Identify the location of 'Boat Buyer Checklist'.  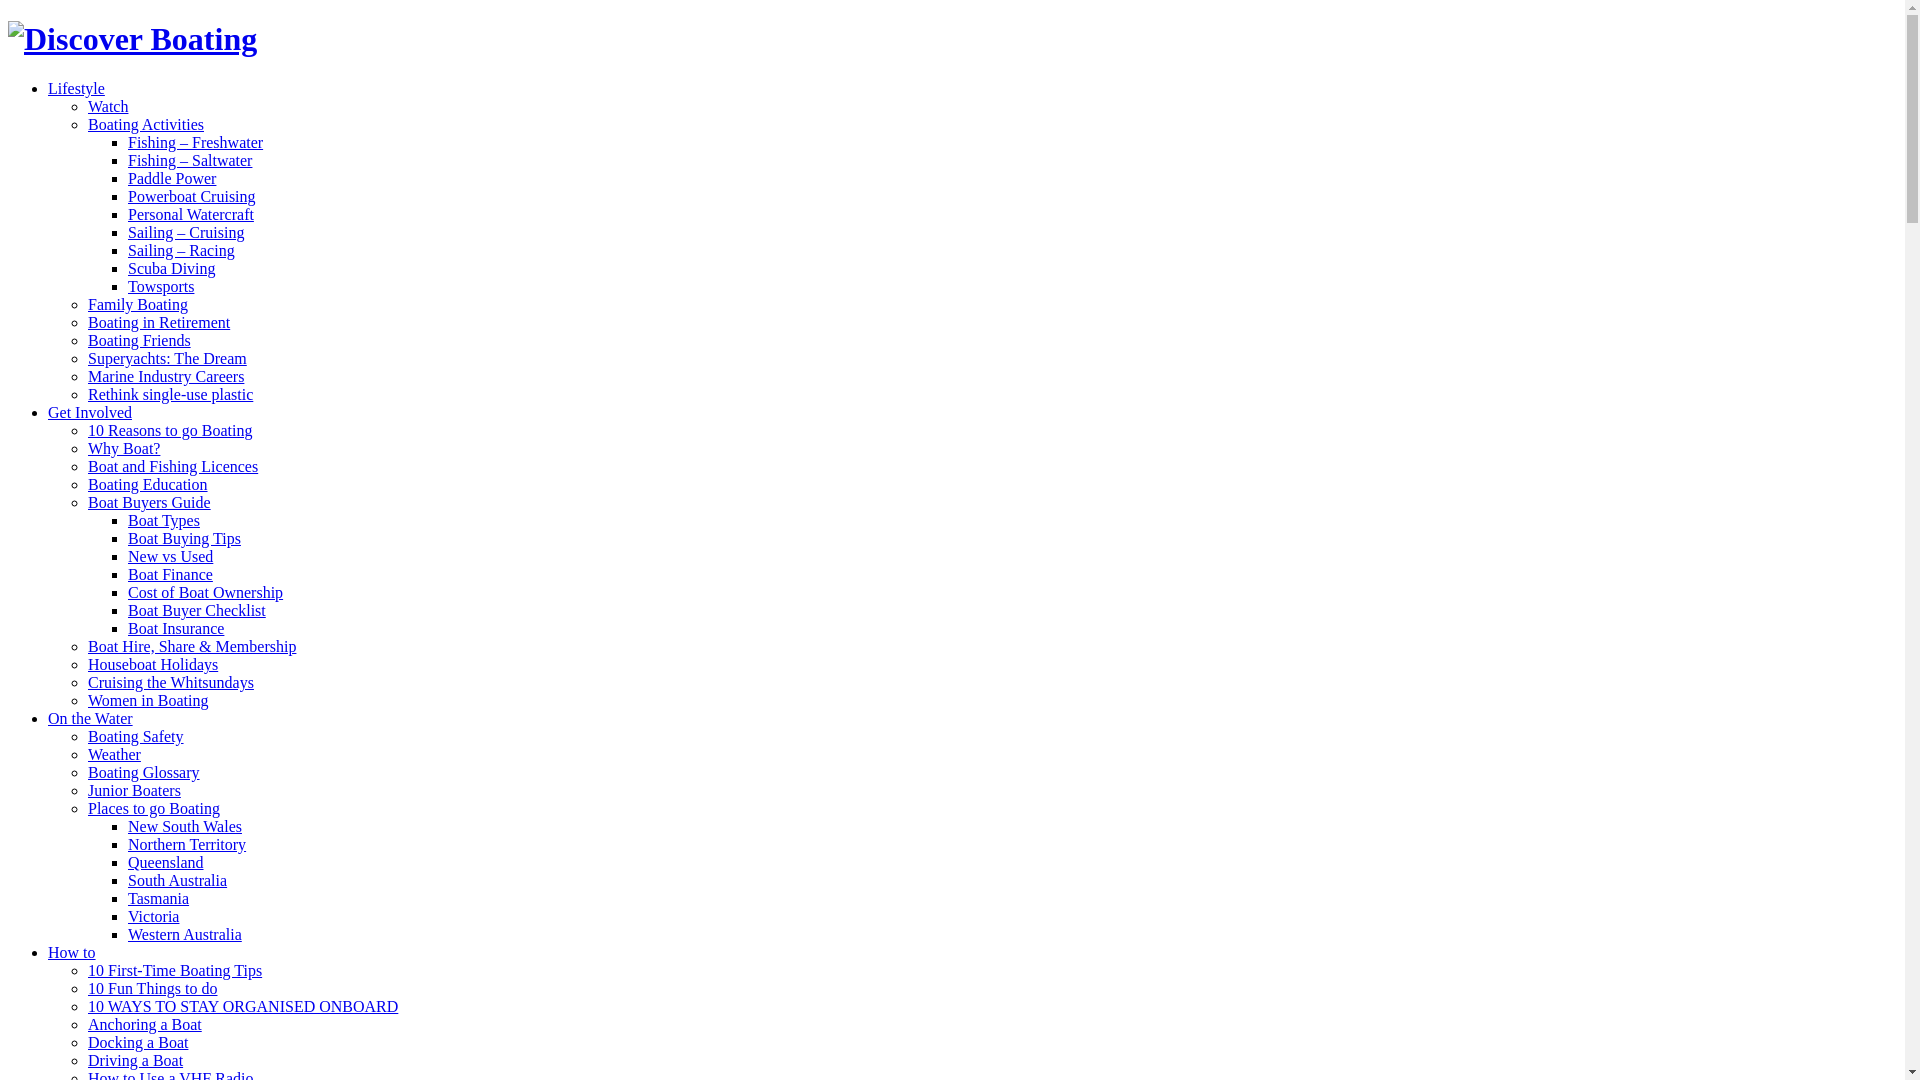
(127, 609).